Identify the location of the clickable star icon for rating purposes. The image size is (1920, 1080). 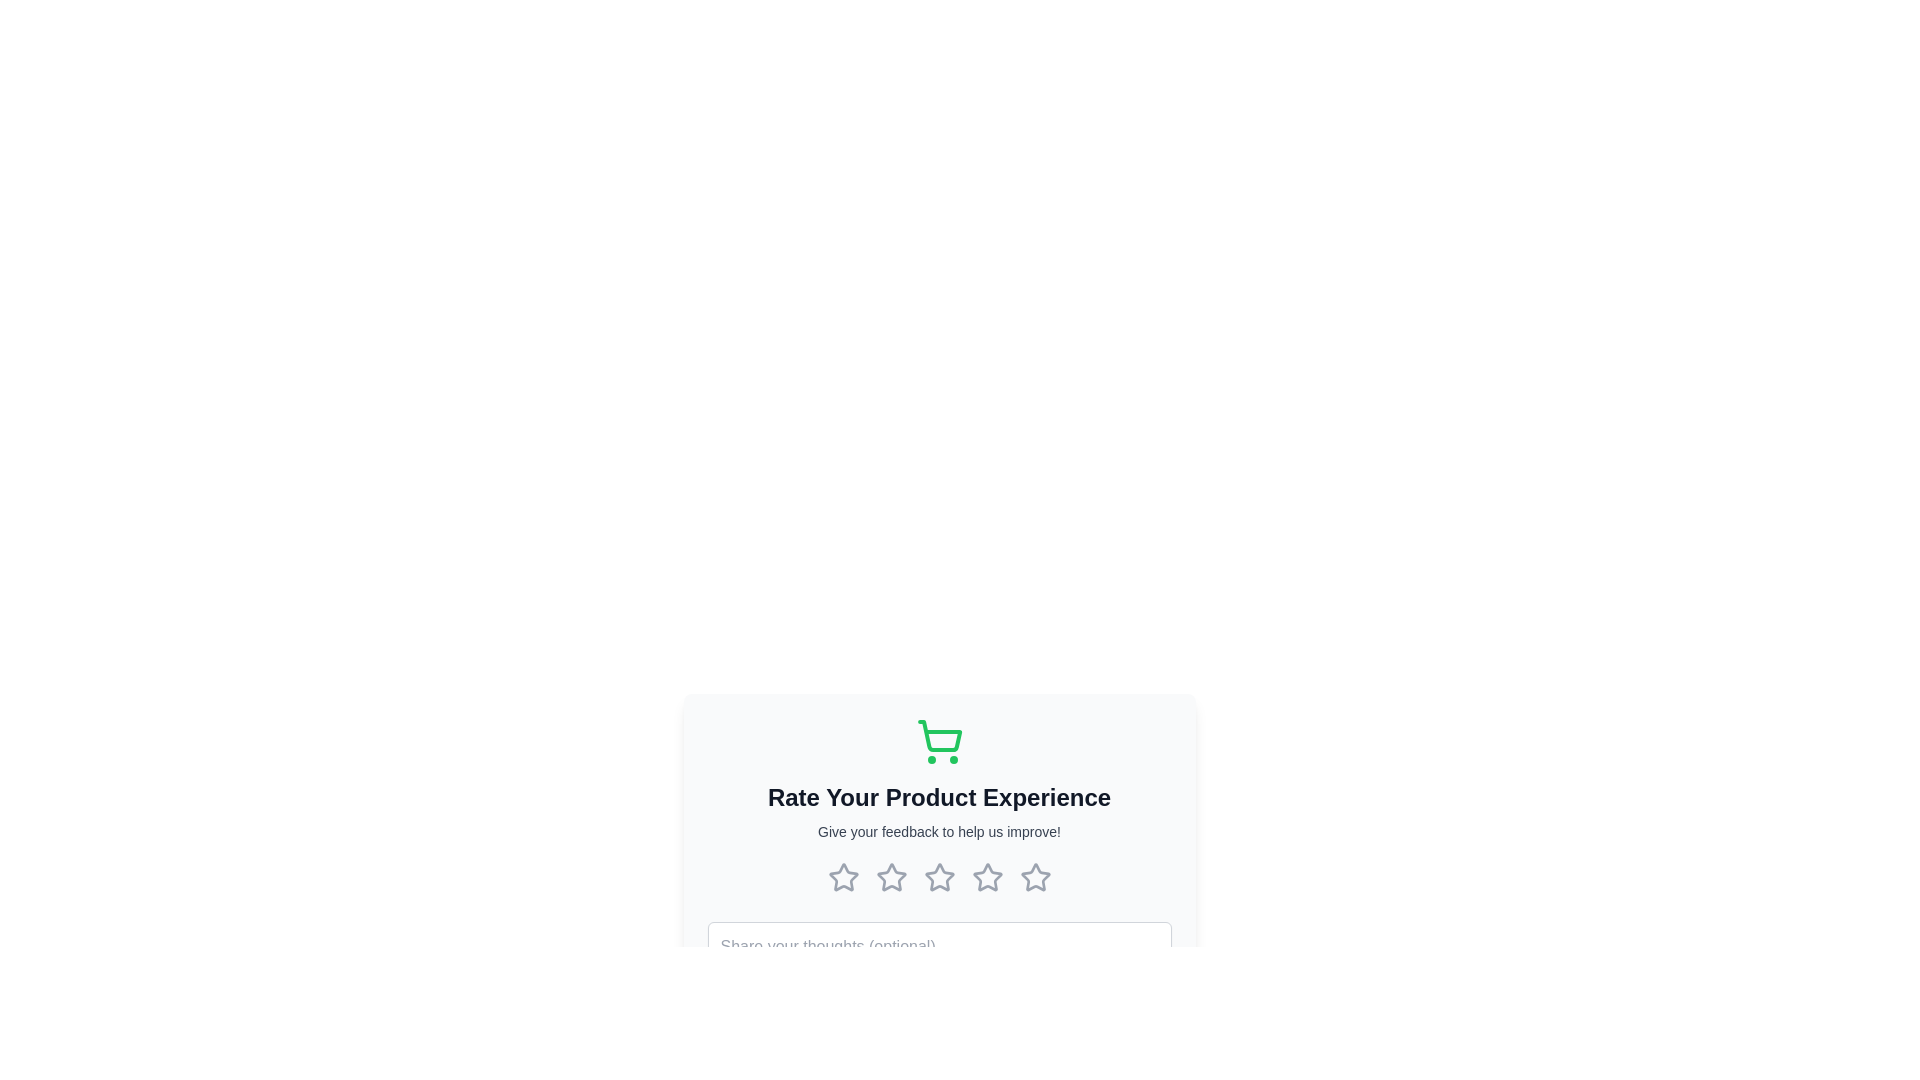
(1035, 877).